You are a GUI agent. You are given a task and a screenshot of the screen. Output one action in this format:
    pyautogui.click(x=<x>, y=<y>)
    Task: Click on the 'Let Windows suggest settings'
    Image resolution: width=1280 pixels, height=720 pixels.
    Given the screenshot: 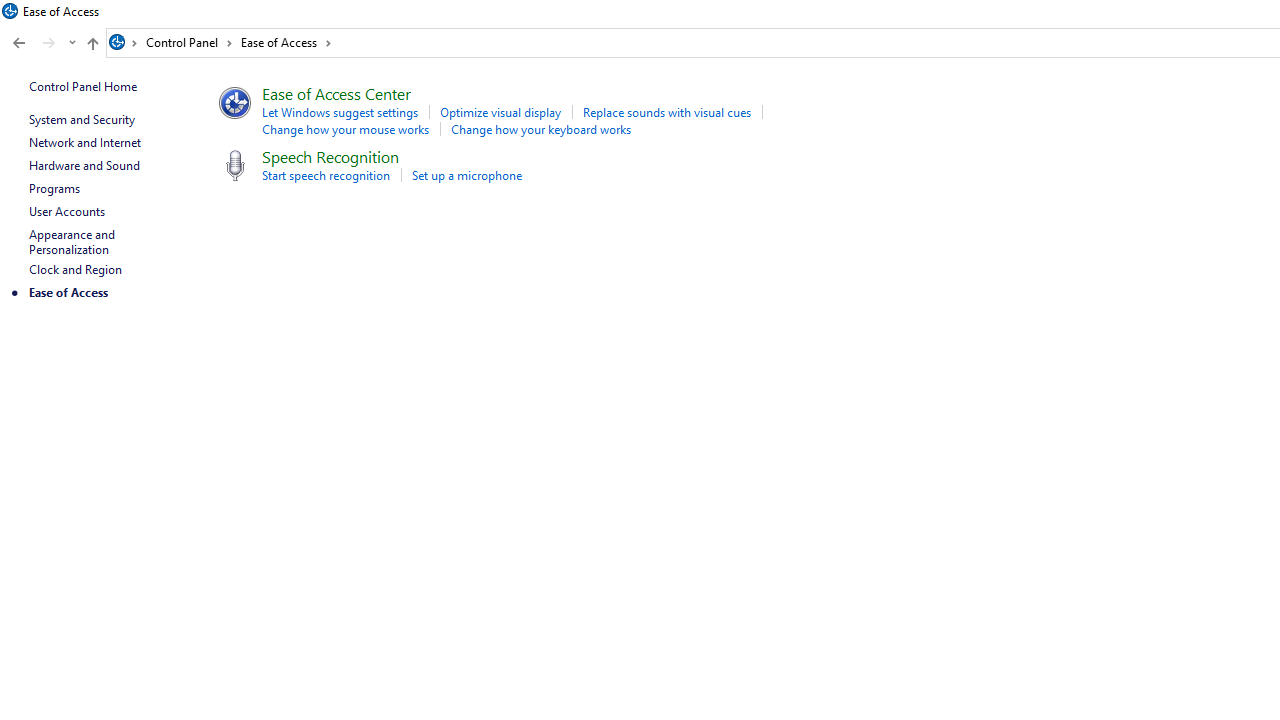 What is the action you would take?
    pyautogui.click(x=339, y=112)
    